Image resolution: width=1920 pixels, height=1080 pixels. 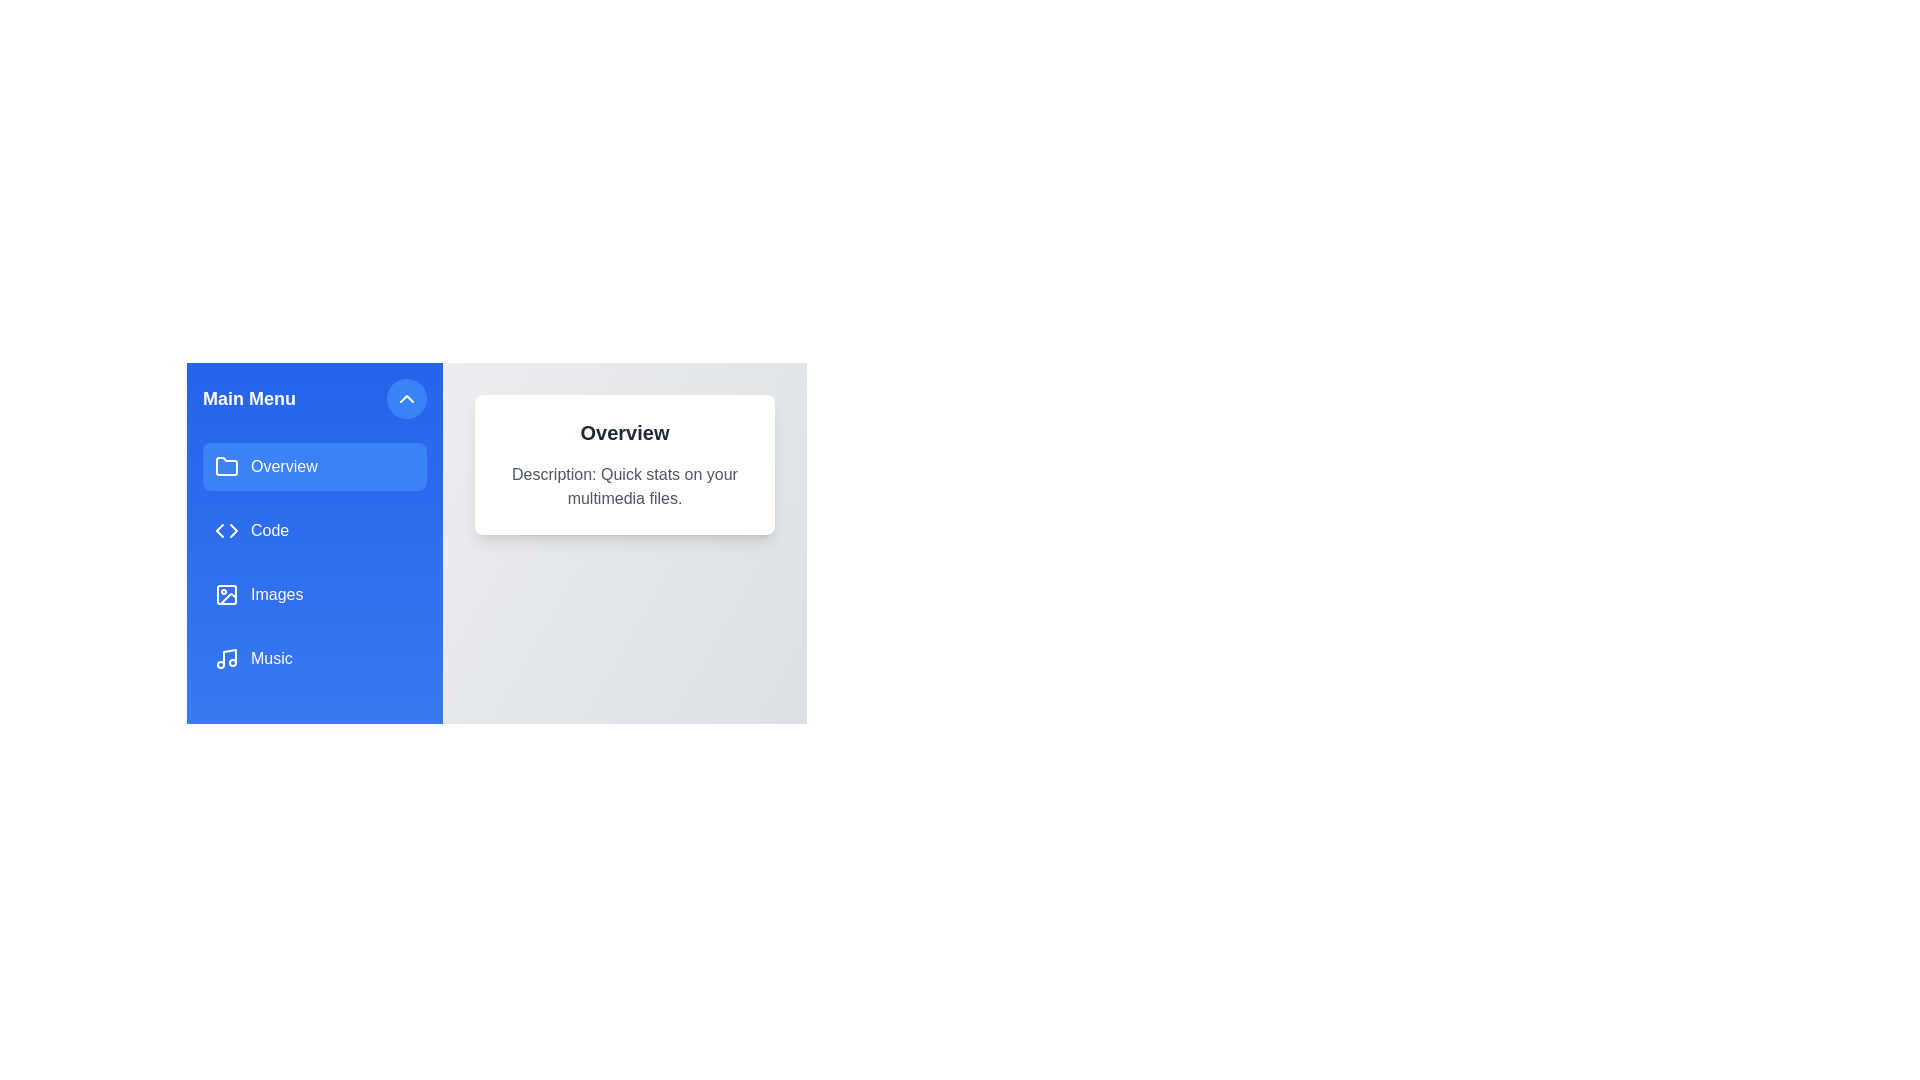 I want to click on the 'Images' icon, so click(x=226, y=593).